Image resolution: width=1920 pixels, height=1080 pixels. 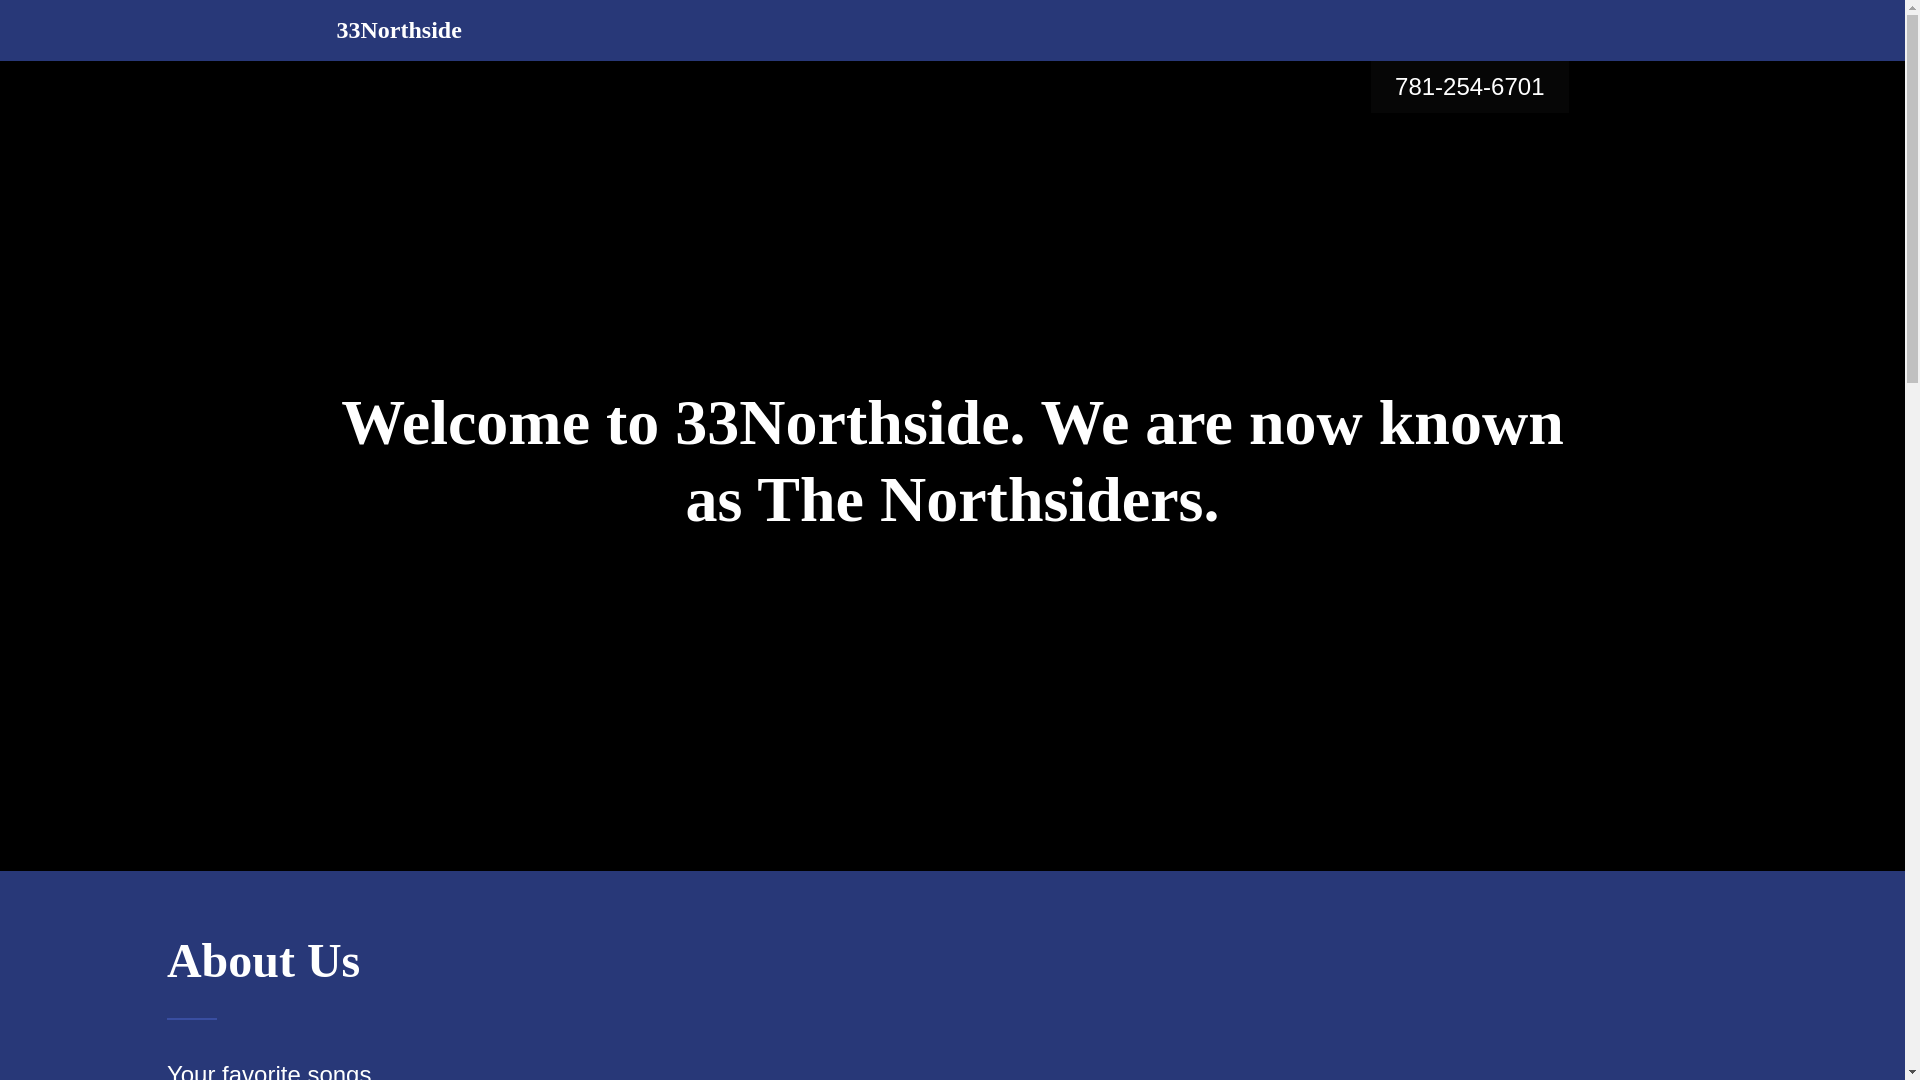 I want to click on '781-254-6701', so click(x=1469, y=85).